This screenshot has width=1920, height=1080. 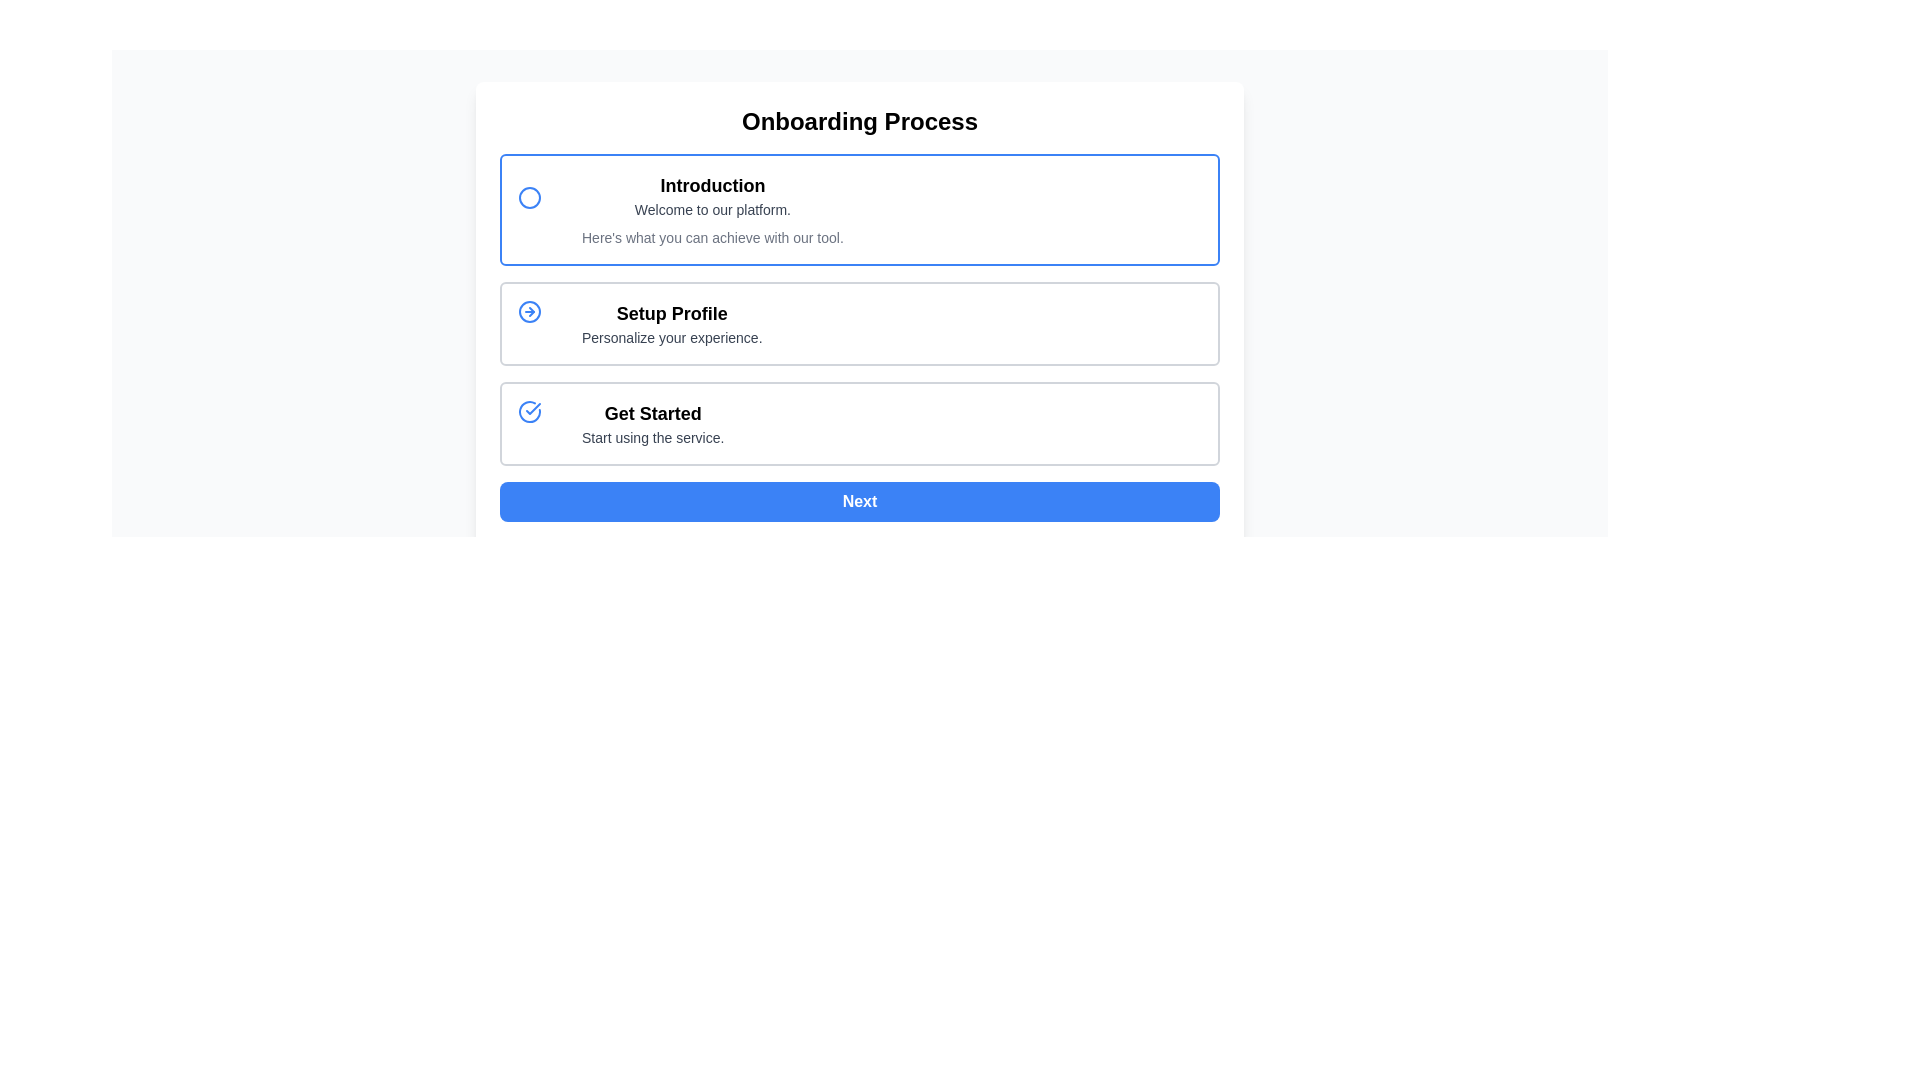 What do you see at coordinates (859, 423) in the screenshot?
I see `the 'Get Started' informational card, which is the third card in the vertical list under 'Onboarding Process'` at bounding box center [859, 423].